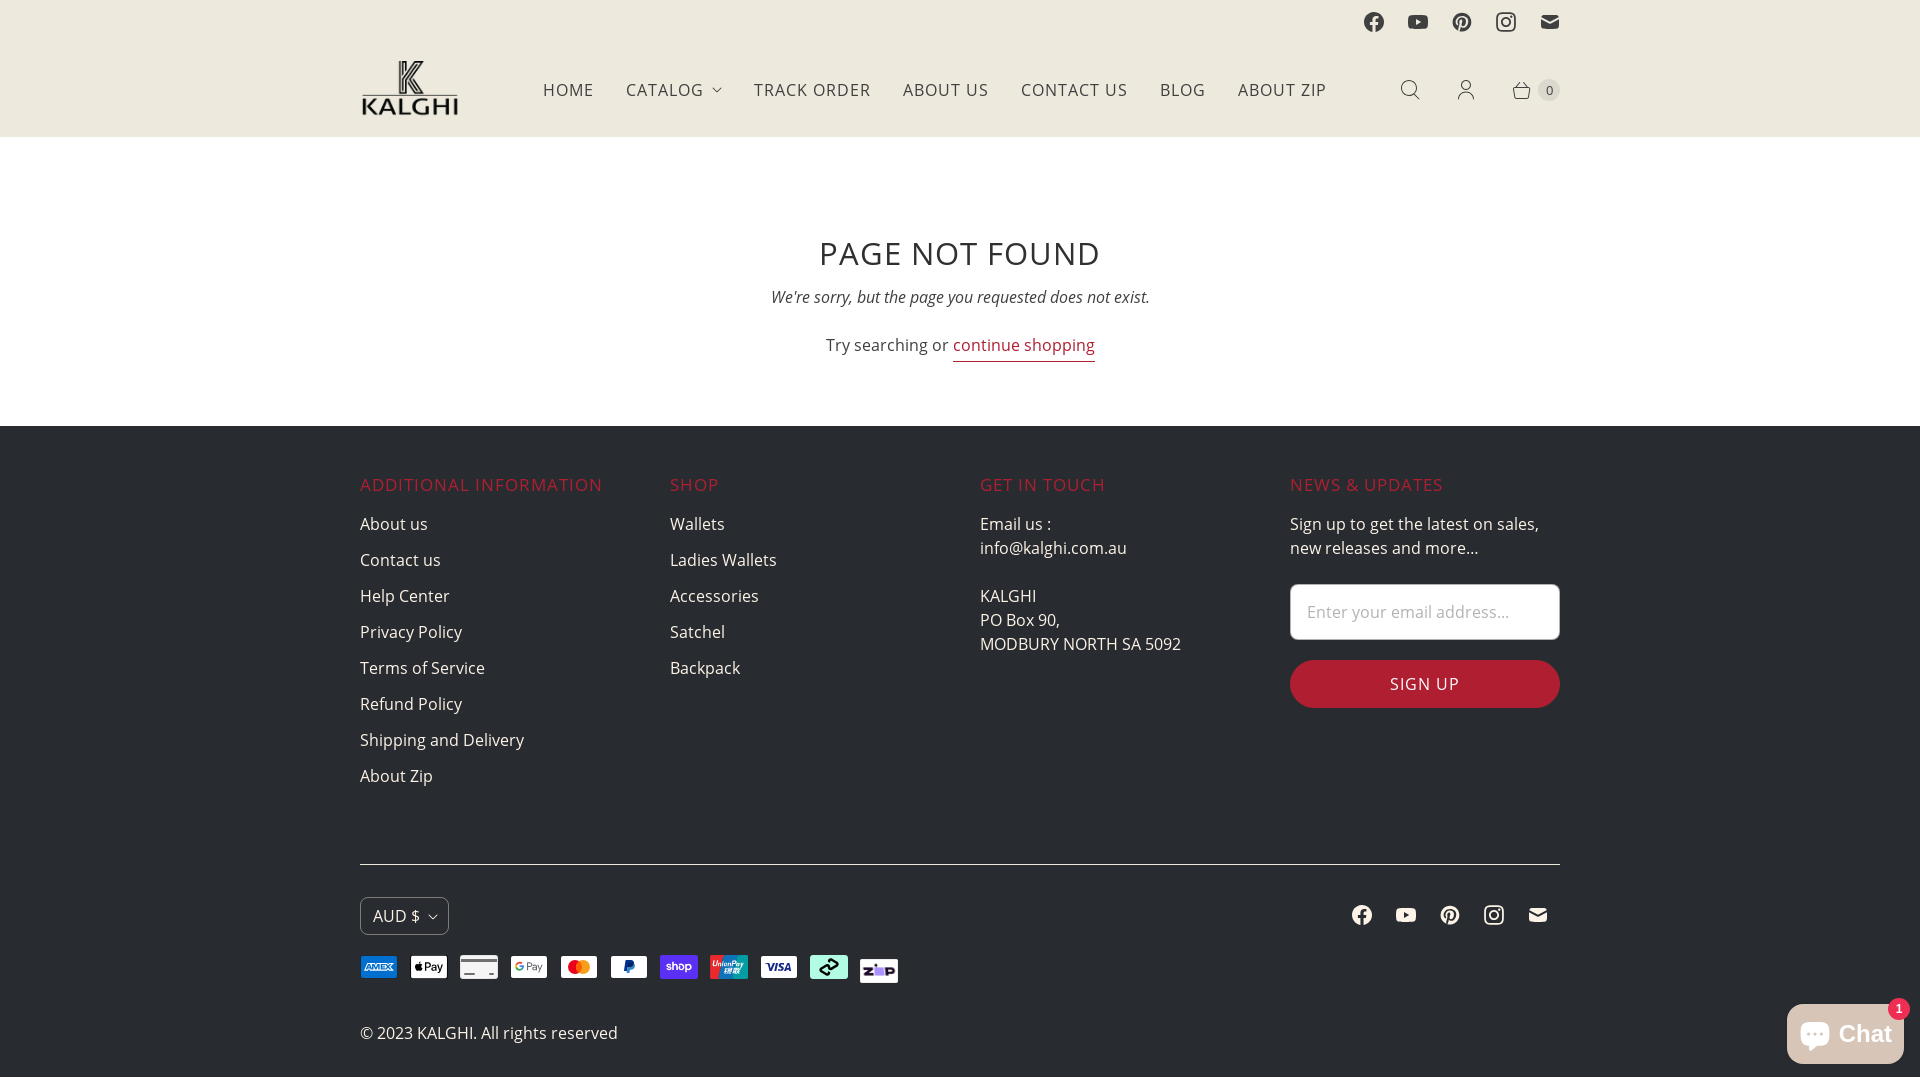 The height and width of the screenshot is (1080, 1920). I want to click on 'Backpack', so click(705, 667).